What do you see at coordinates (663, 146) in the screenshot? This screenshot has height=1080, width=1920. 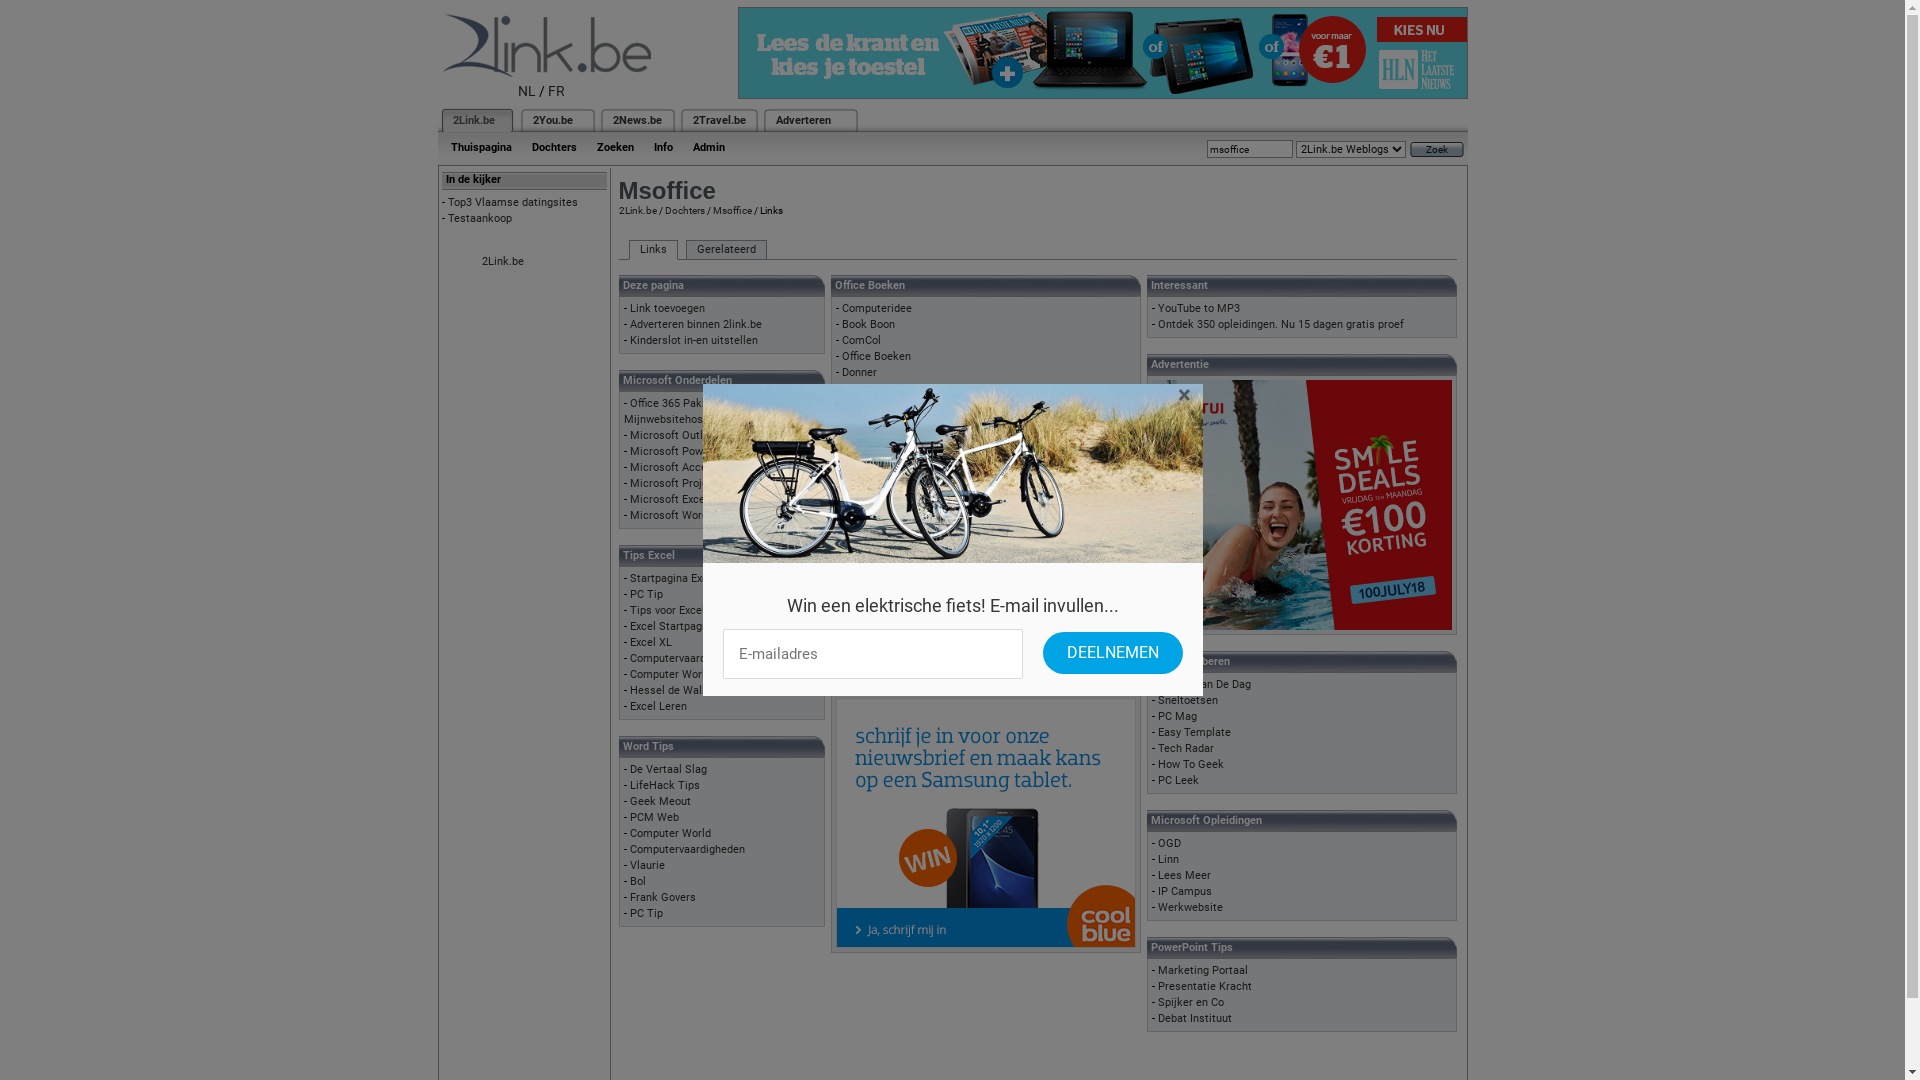 I see `'Info'` at bounding box center [663, 146].